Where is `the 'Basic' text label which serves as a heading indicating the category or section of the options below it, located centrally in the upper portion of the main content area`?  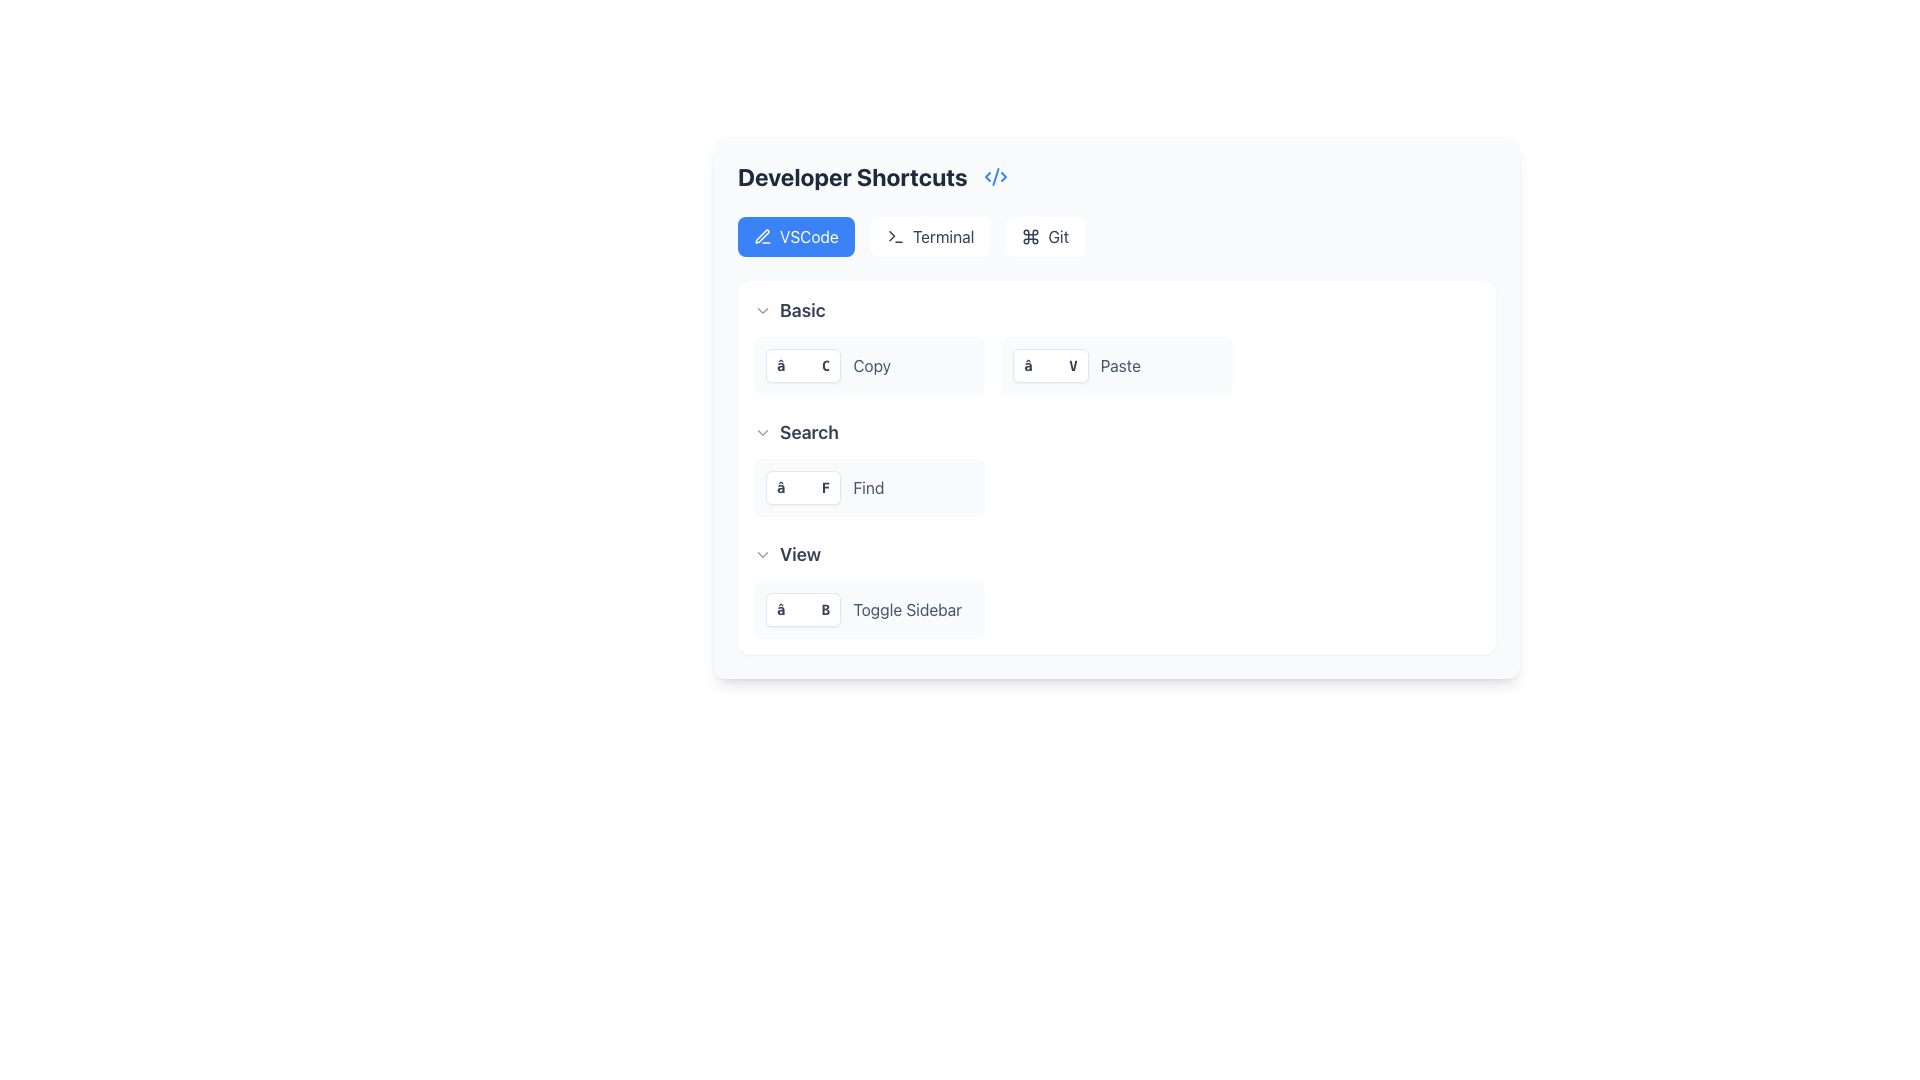 the 'Basic' text label which serves as a heading indicating the category or section of the options below it, located centrally in the upper portion of the main content area is located at coordinates (802, 311).